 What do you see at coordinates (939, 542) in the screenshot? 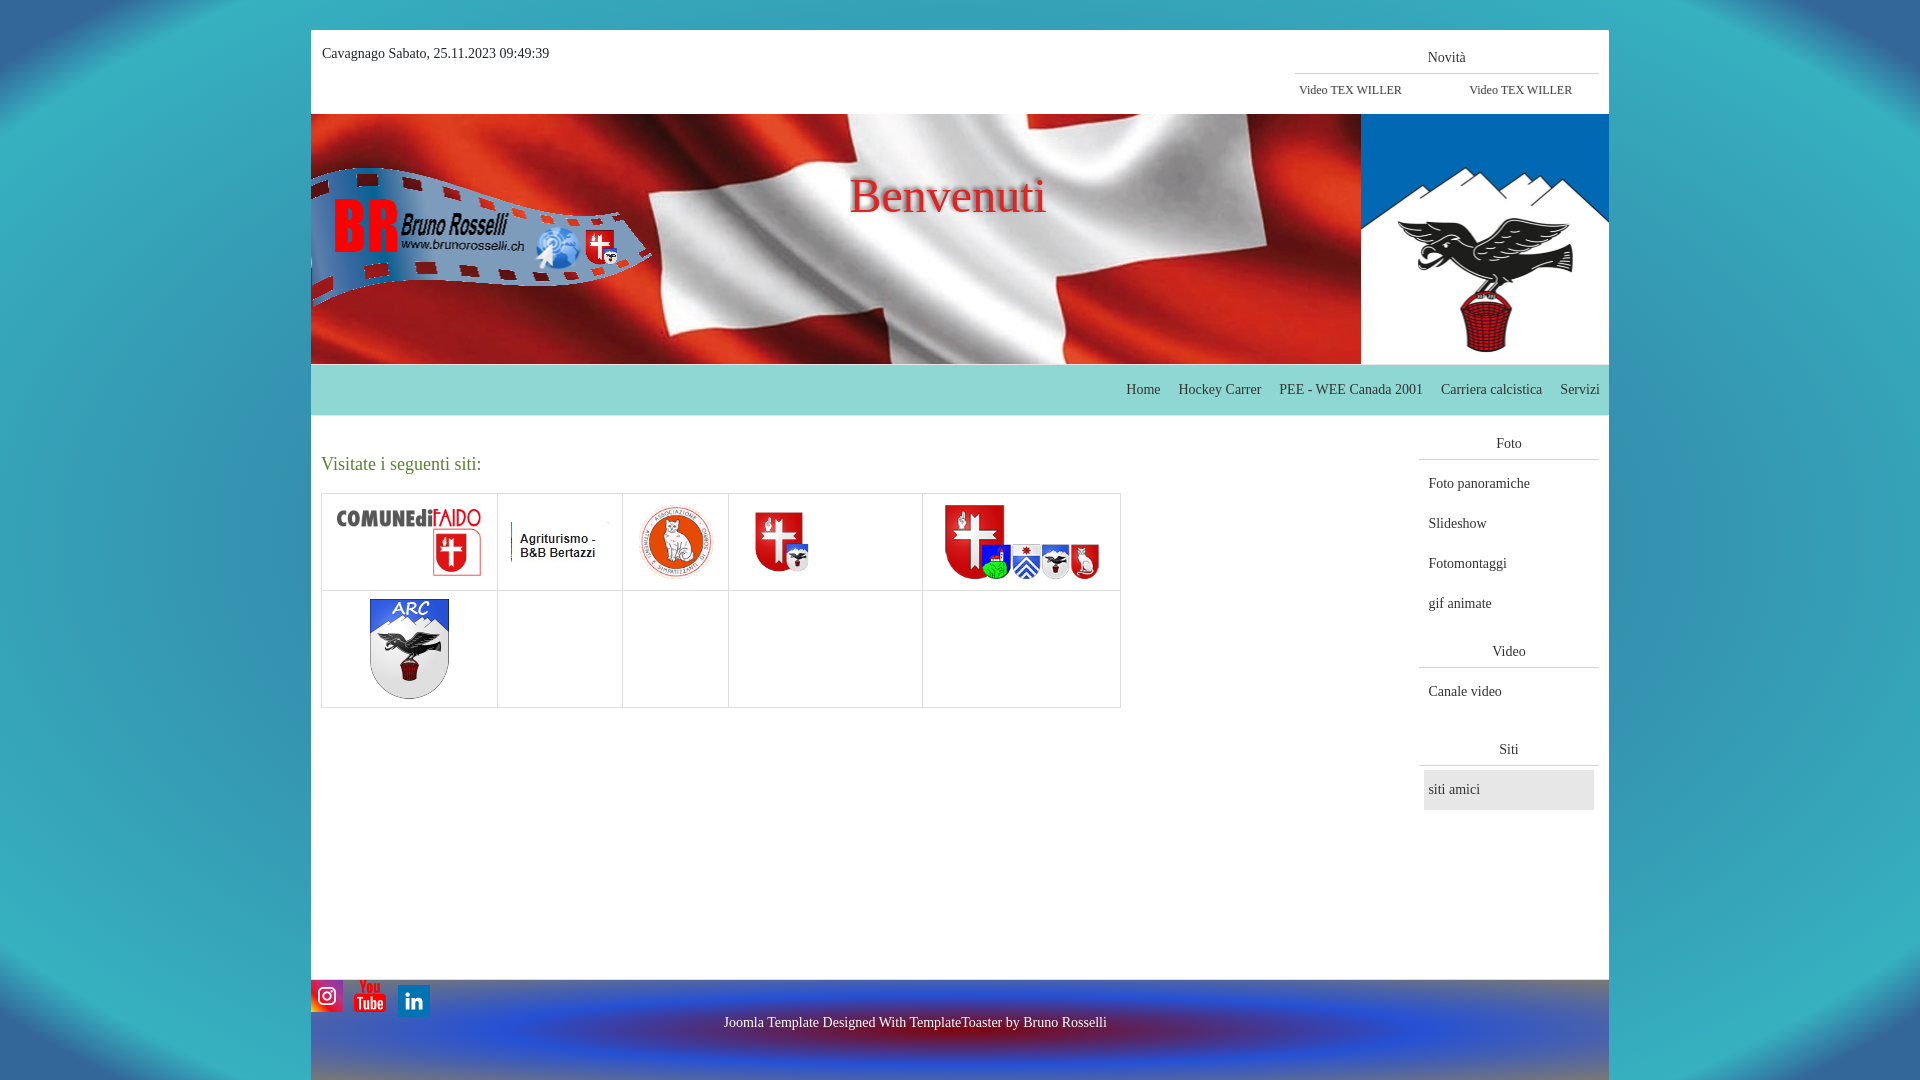
I see `'Traversa'` at bounding box center [939, 542].